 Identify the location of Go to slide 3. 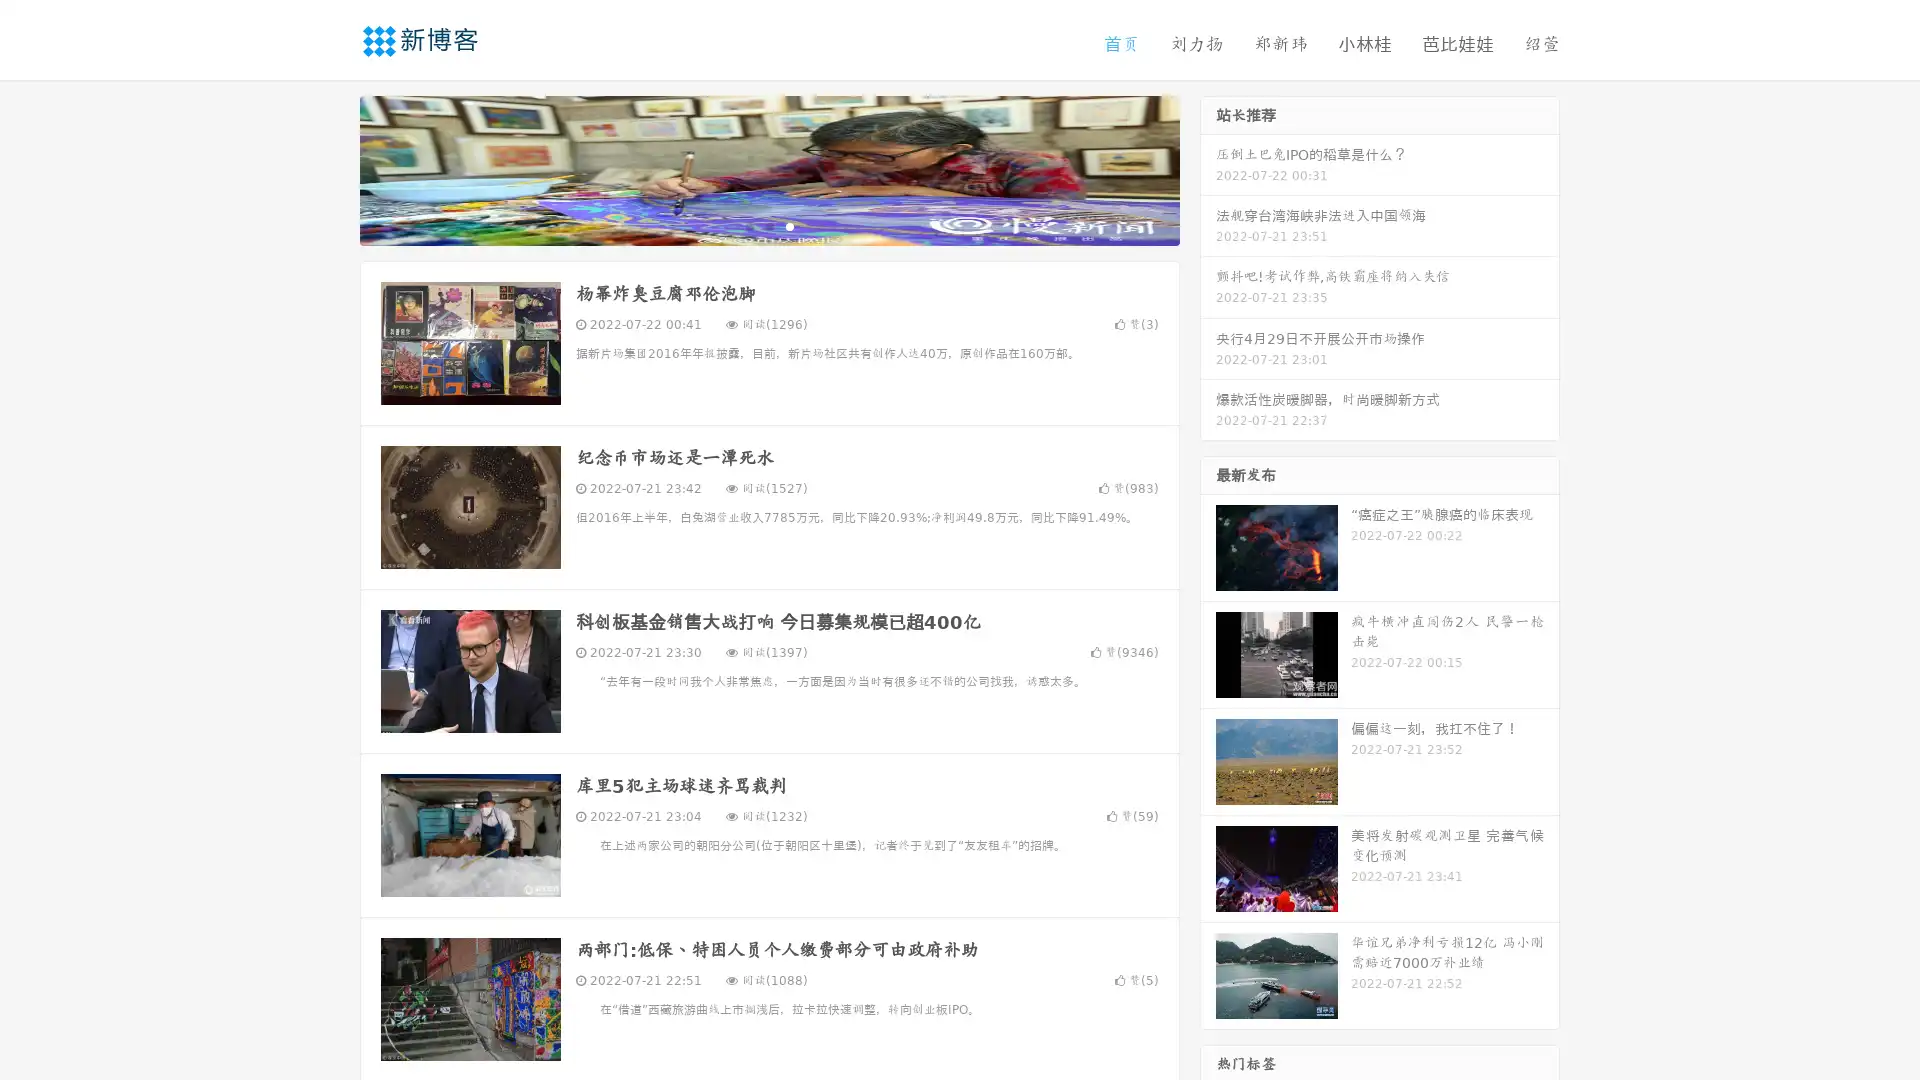
(789, 225).